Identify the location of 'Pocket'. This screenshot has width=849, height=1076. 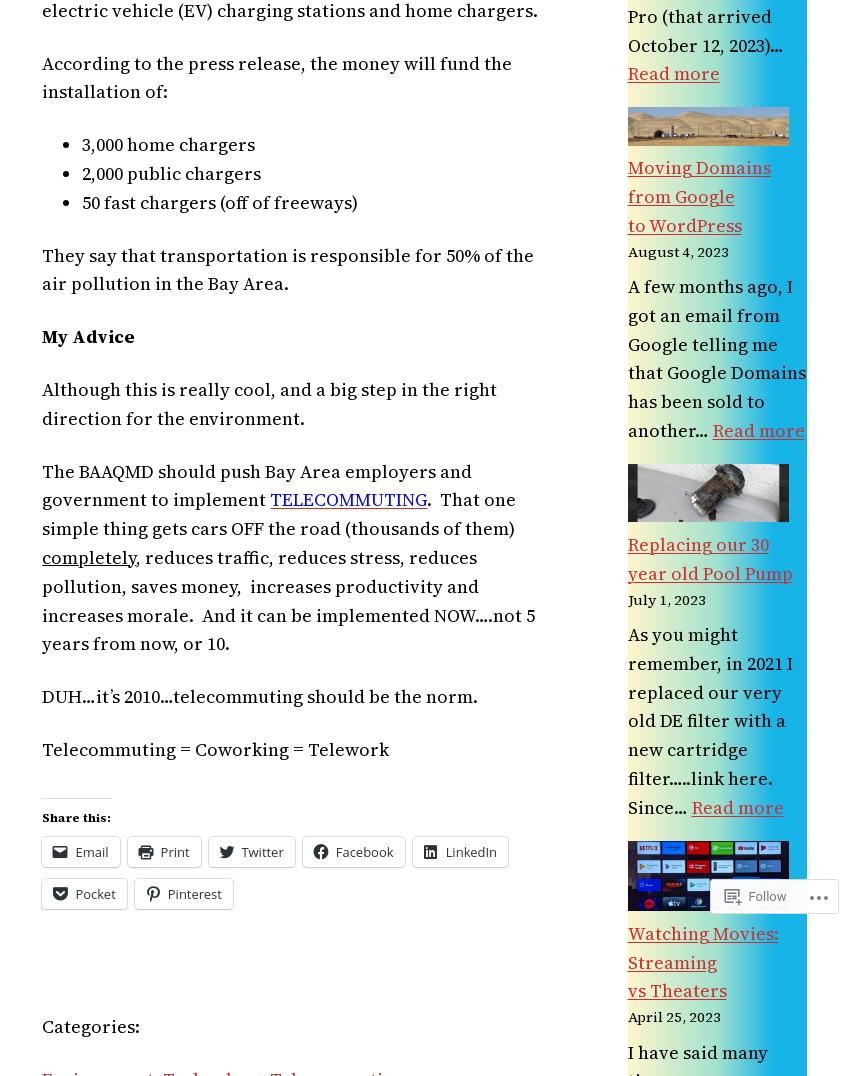
(94, 894).